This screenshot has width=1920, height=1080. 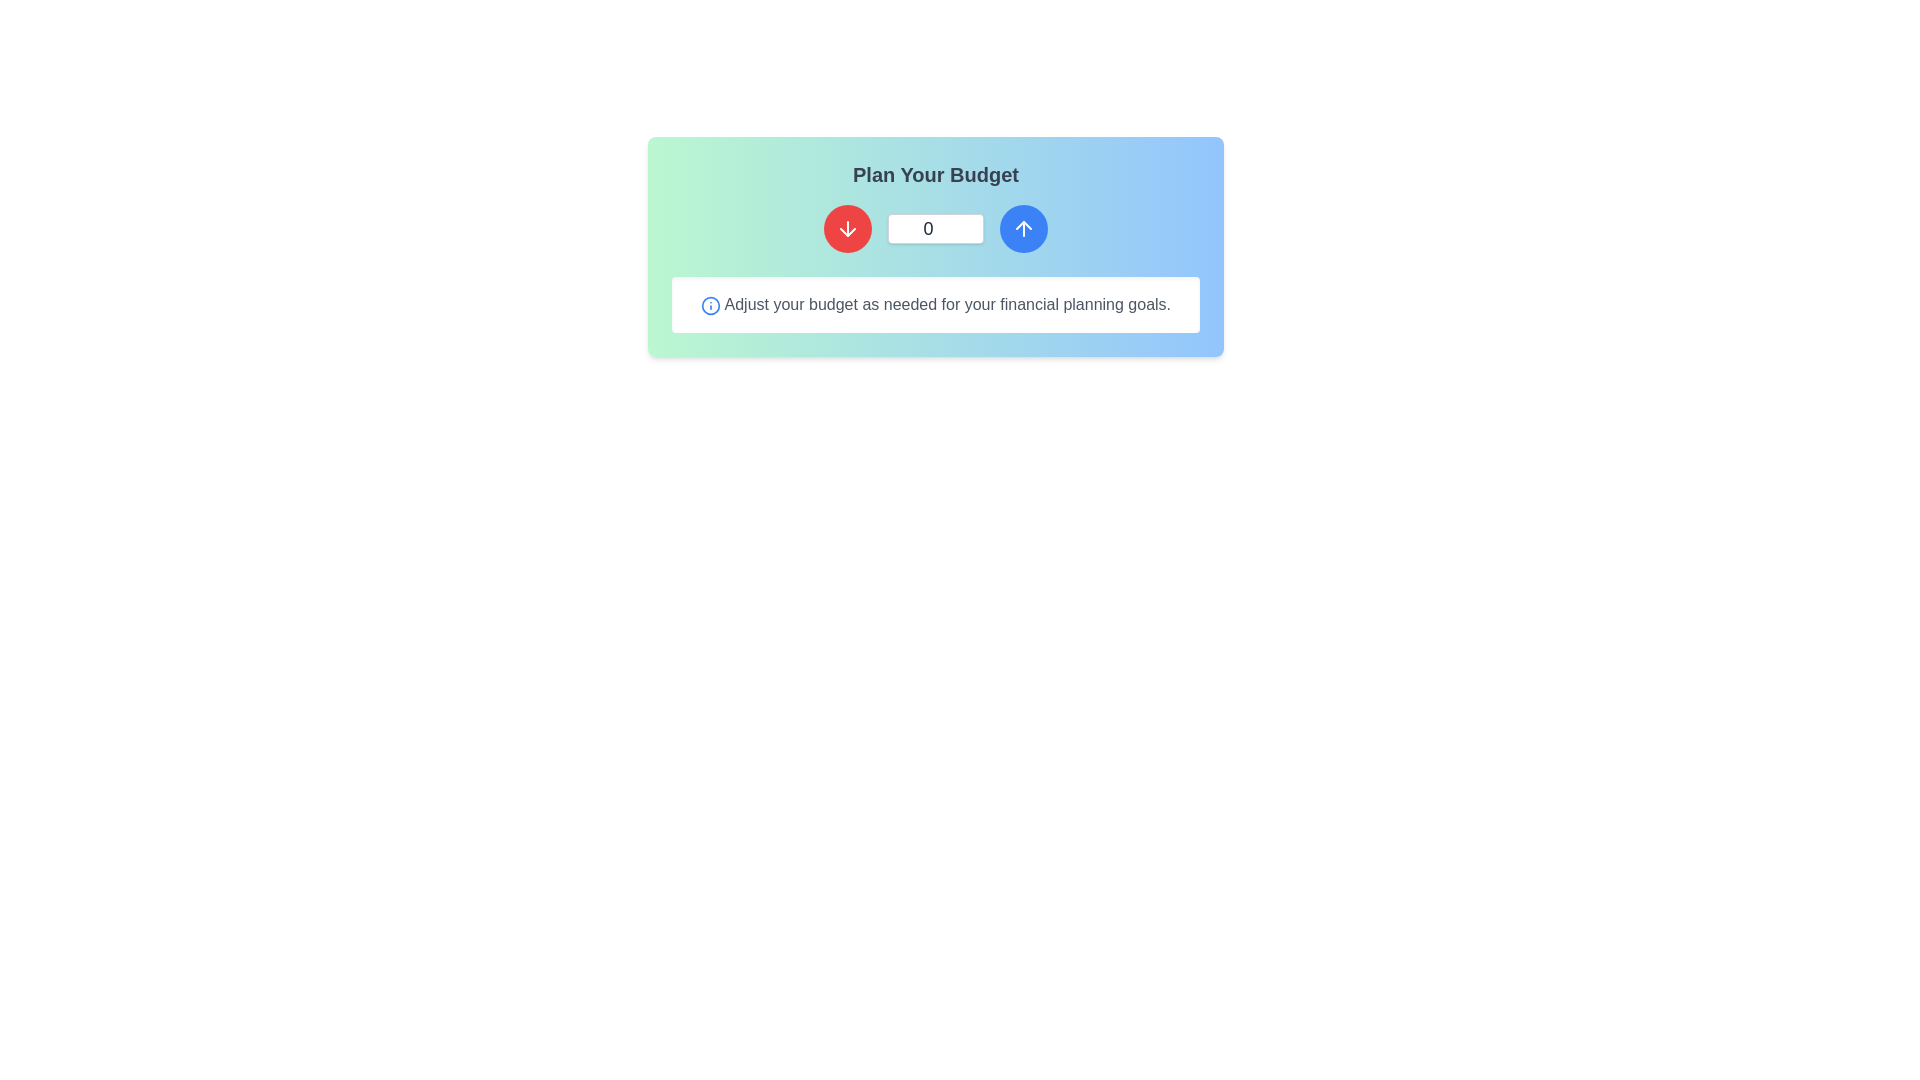 I want to click on the informational icon that indicates additional context about the budgeting feature, positioned to the left of the text 'Adjust your budget as needed for your financial planning goals.', so click(x=710, y=305).